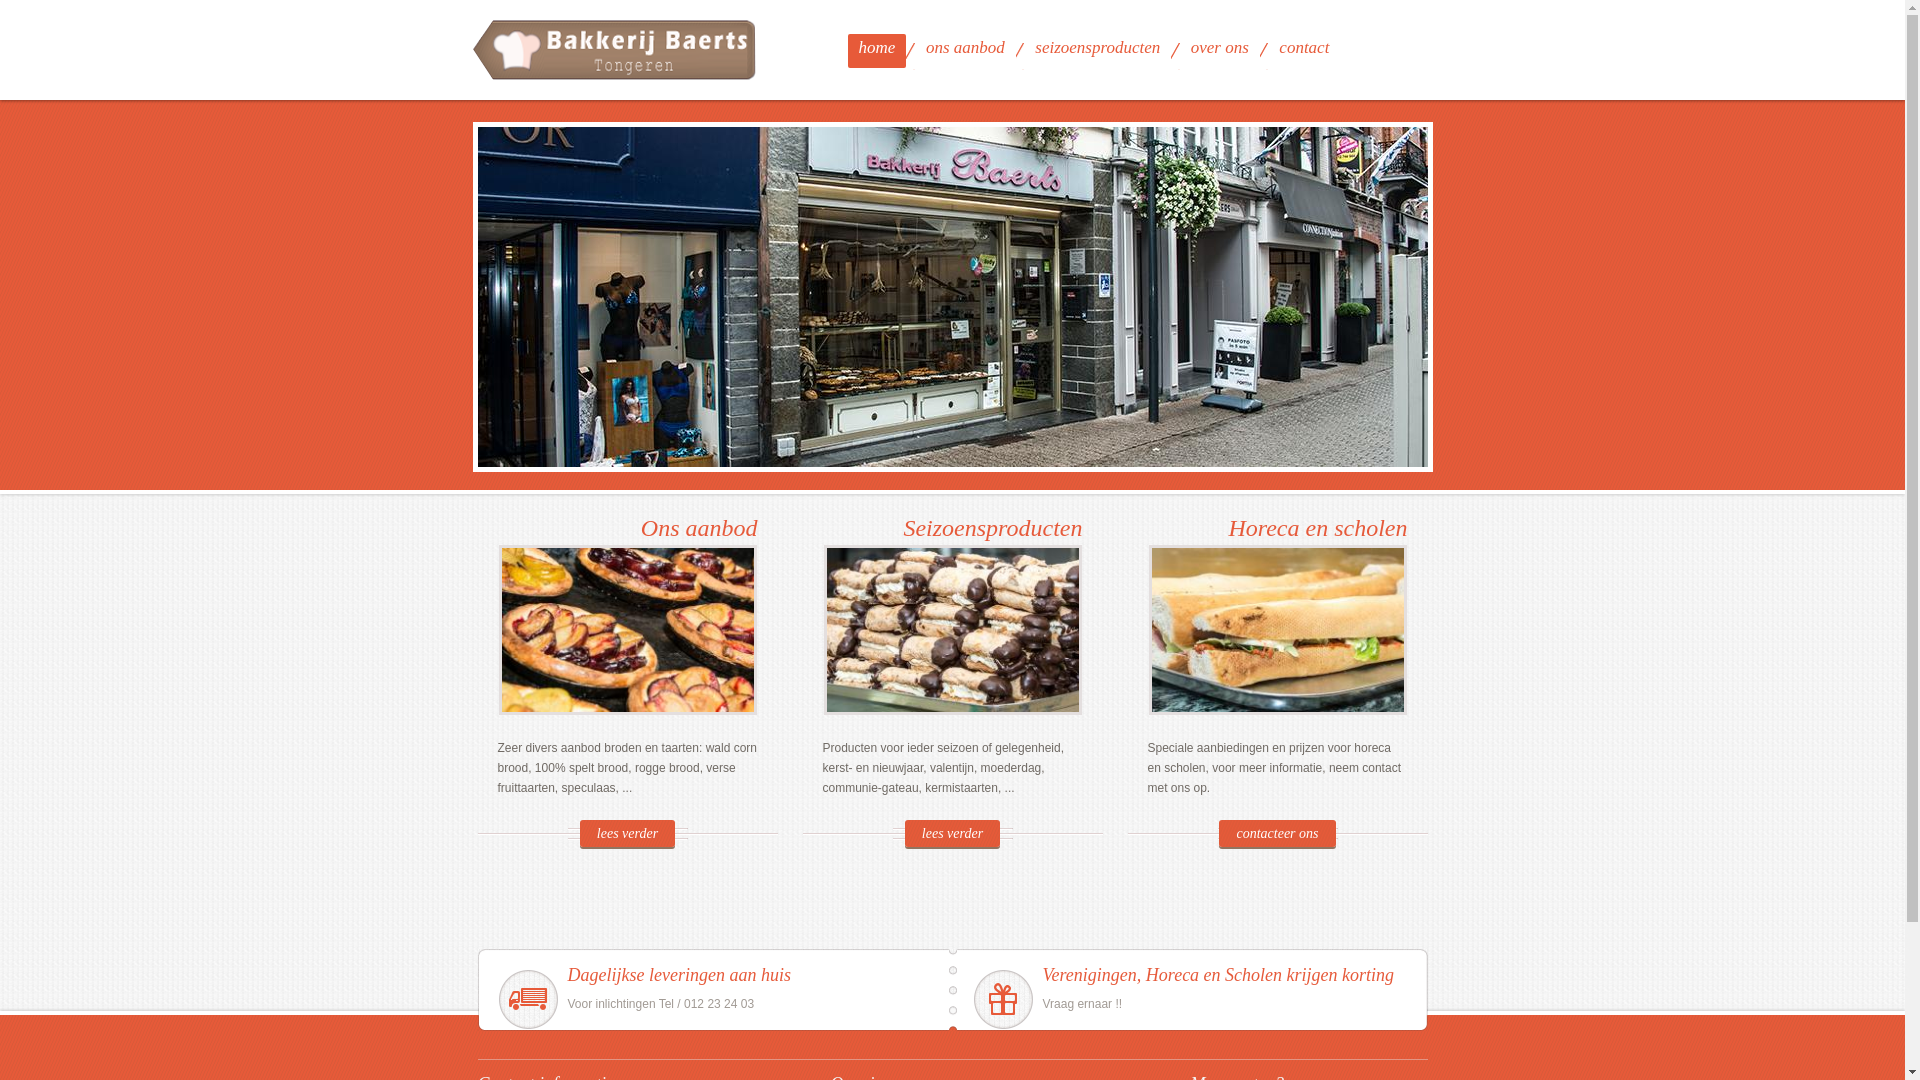 The height and width of the screenshot is (1080, 1920). I want to click on 'Bakkerij Baerts Tongeren', so click(614, 50).